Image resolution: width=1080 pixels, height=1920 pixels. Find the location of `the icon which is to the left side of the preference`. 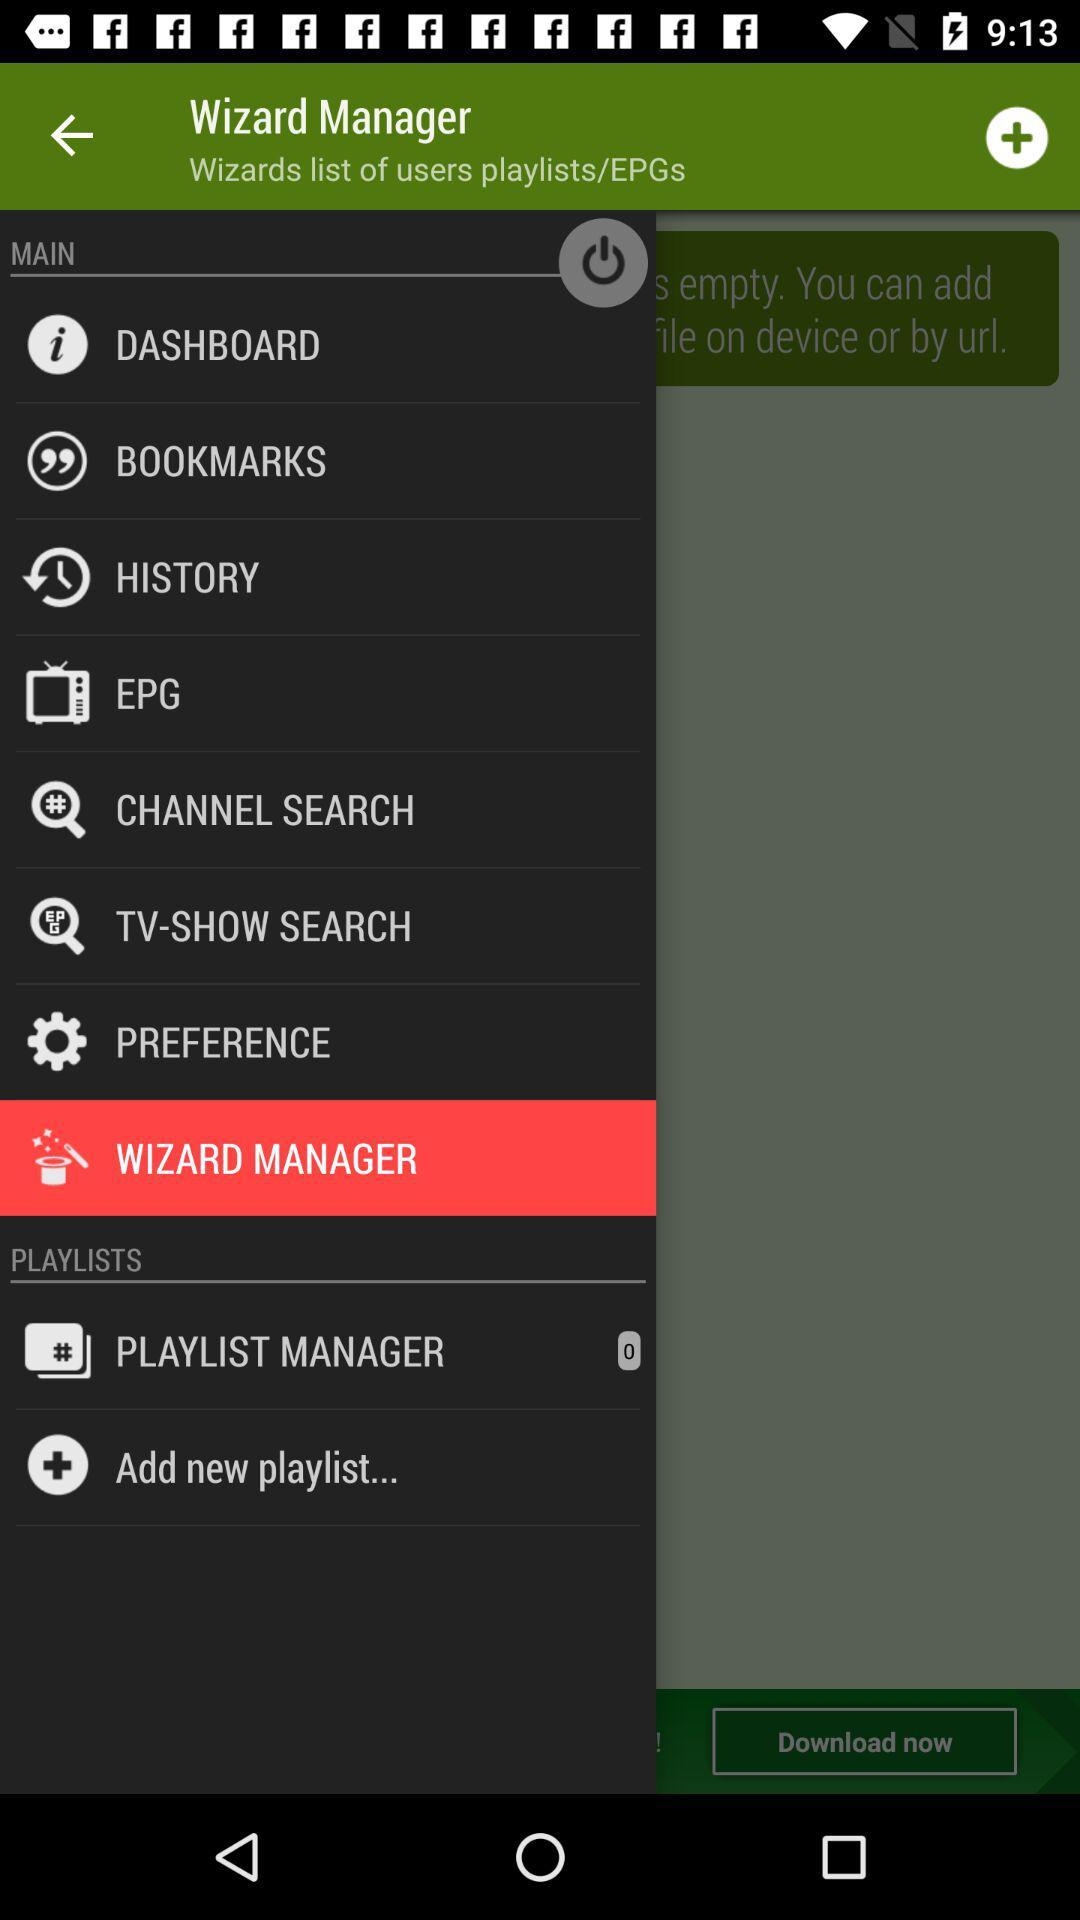

the icon which is to the left side of the preference is located at coordinates (56, 1040).